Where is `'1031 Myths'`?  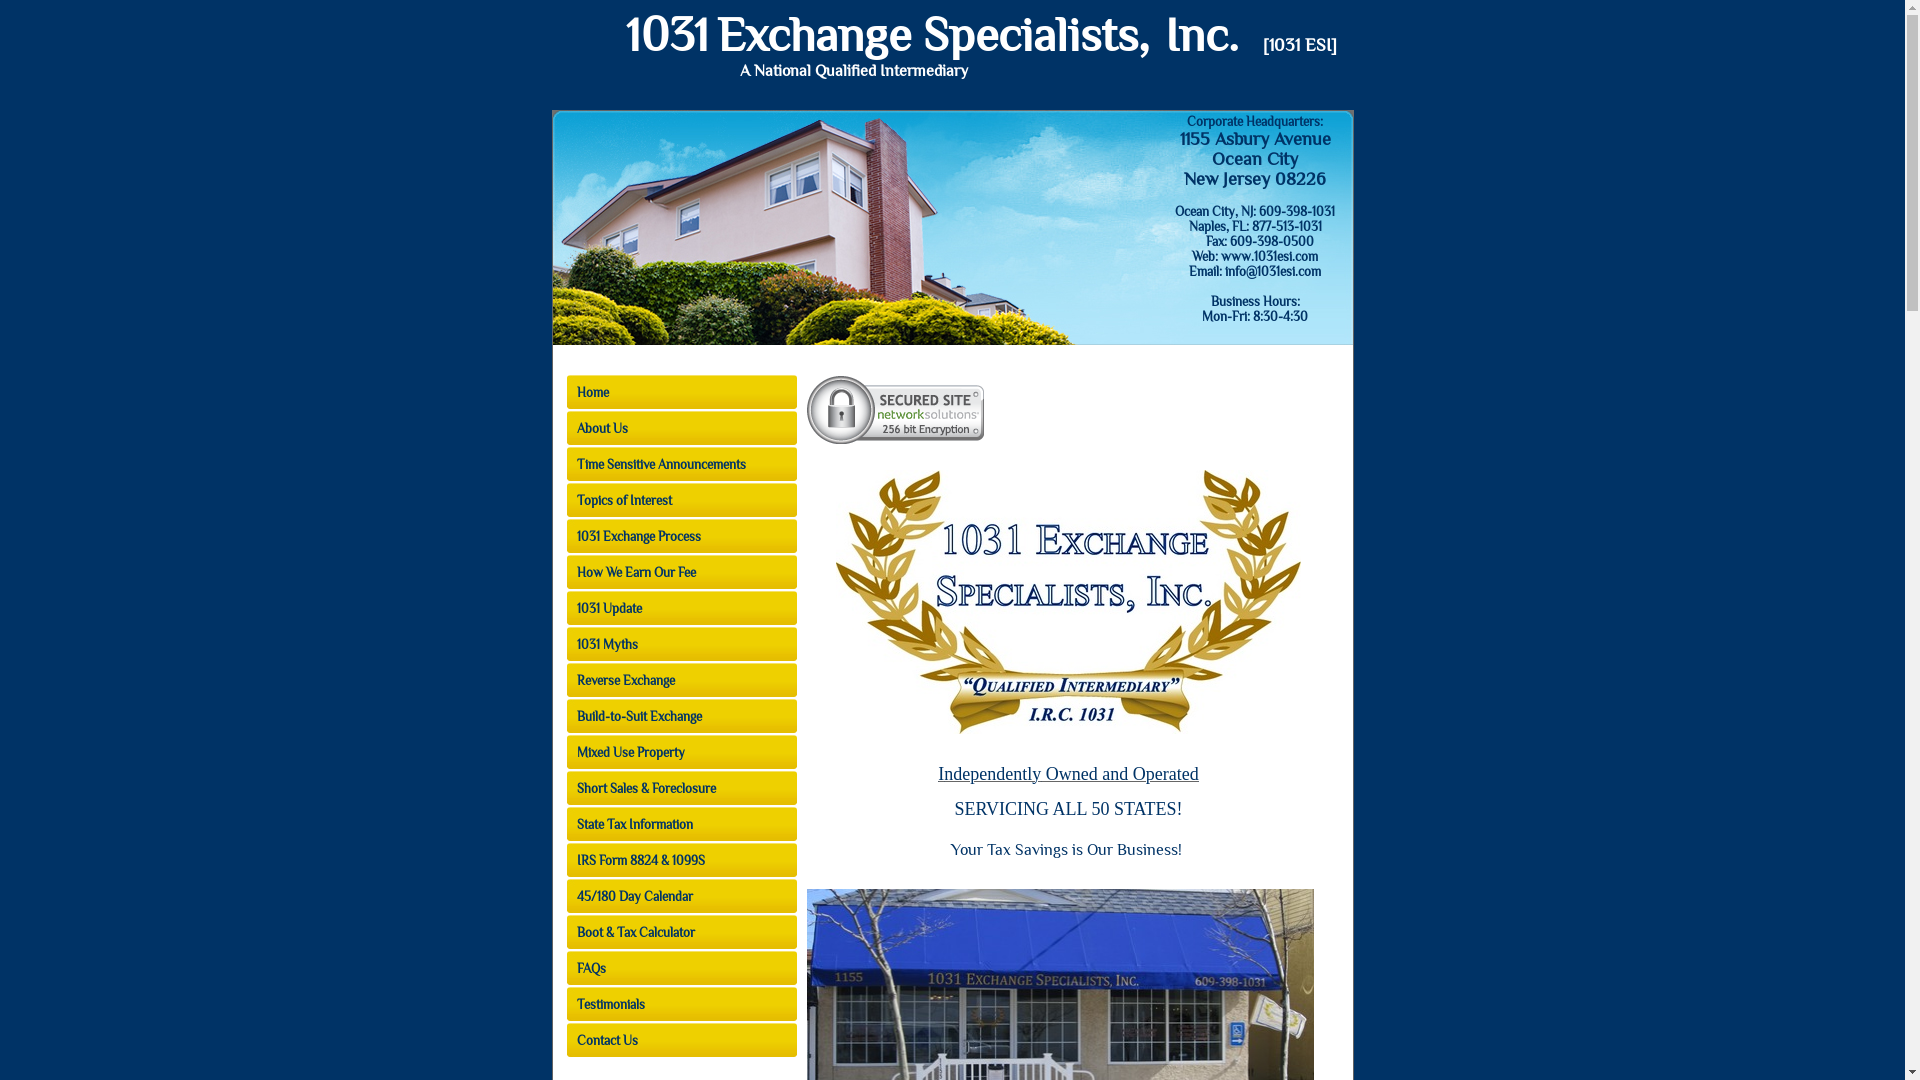
'1031 Myths' is located at coordinates (681, 644).